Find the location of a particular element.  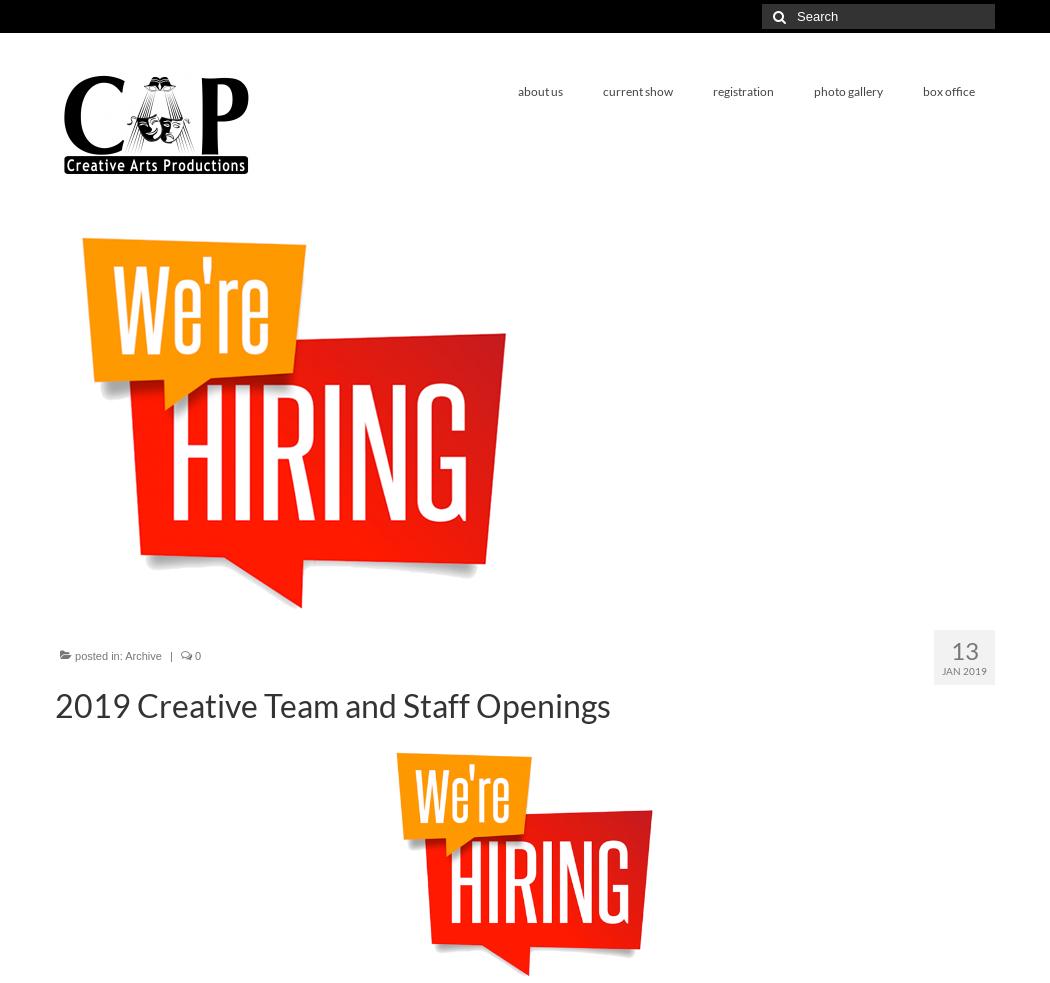

'box office' is located at coordinates (947, 90).